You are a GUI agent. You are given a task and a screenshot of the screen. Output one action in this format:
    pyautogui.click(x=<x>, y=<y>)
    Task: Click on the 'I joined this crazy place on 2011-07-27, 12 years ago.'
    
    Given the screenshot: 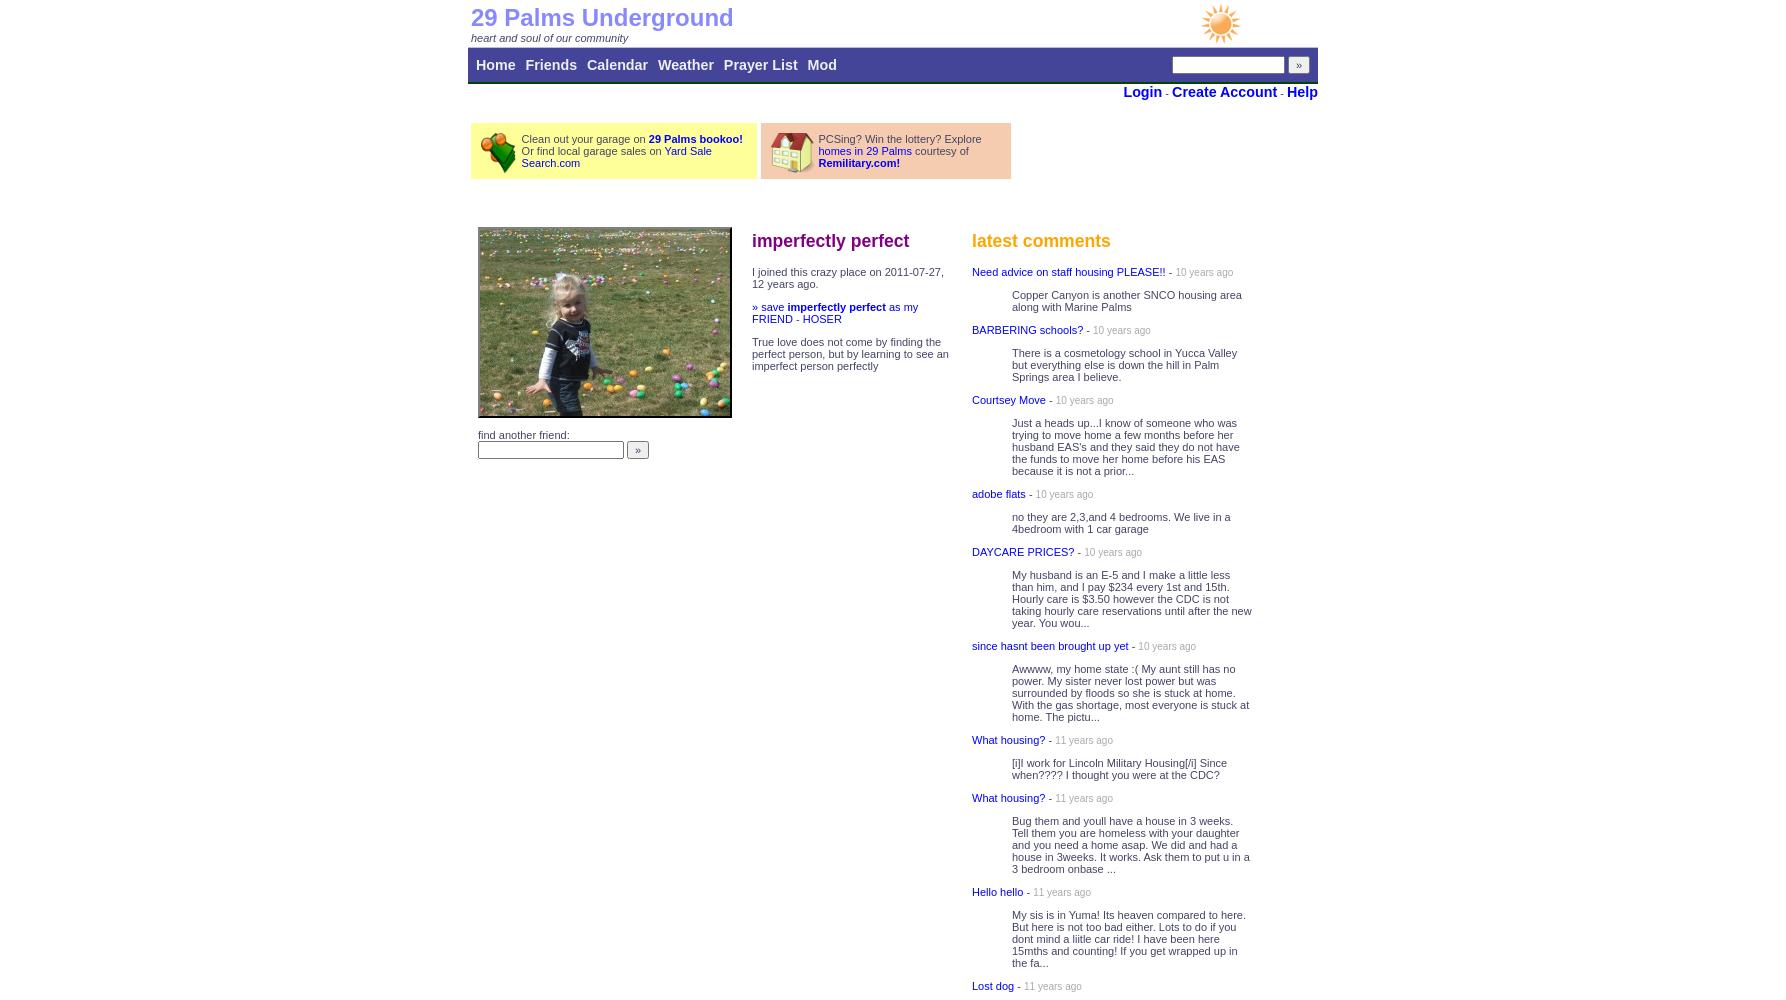 What is the action you would take?
    pyautogui.click(x=846, y=278)
    